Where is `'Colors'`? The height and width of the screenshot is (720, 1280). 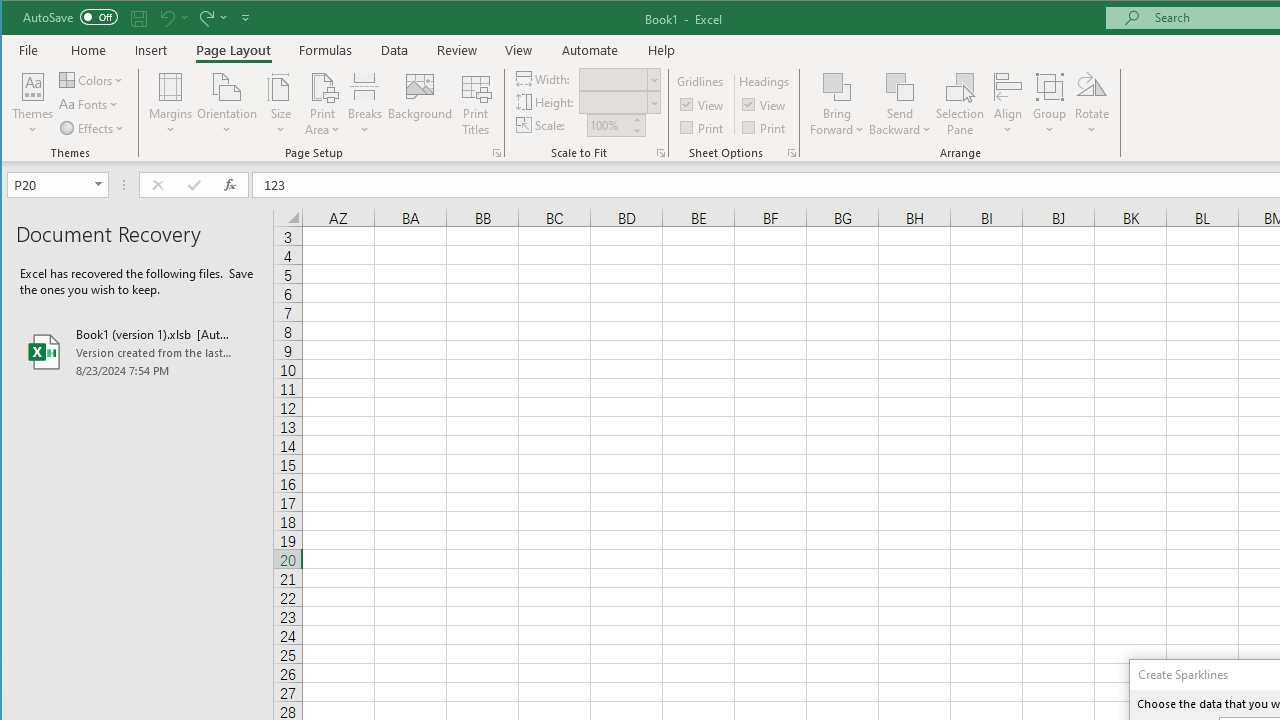 'Colors' is located at coordinates (92, 79).